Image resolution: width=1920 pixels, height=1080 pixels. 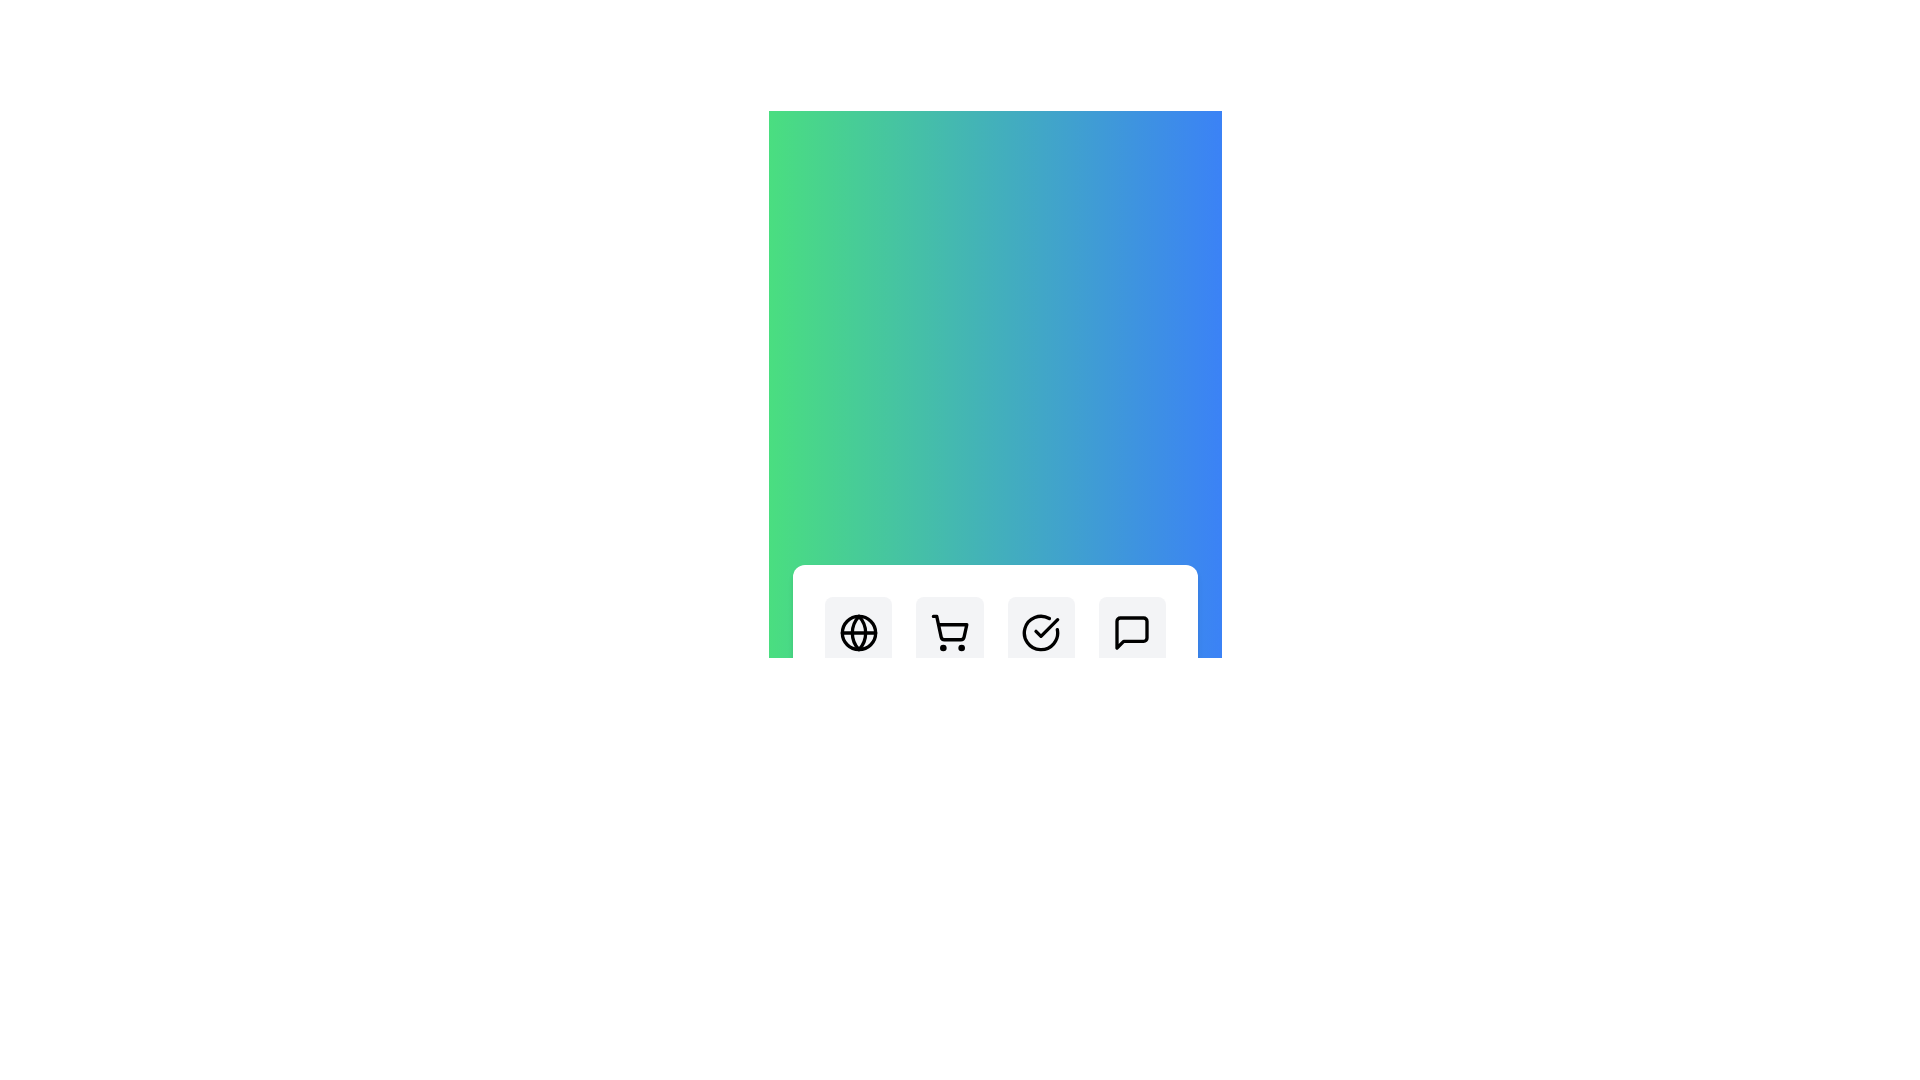 What do you see at coordinates (1040, 632) in the screenshot?
I see `the validation icon in the navigation bar, which is the third icon, indicating task completion or validation` at bounding box center [1040, 632].